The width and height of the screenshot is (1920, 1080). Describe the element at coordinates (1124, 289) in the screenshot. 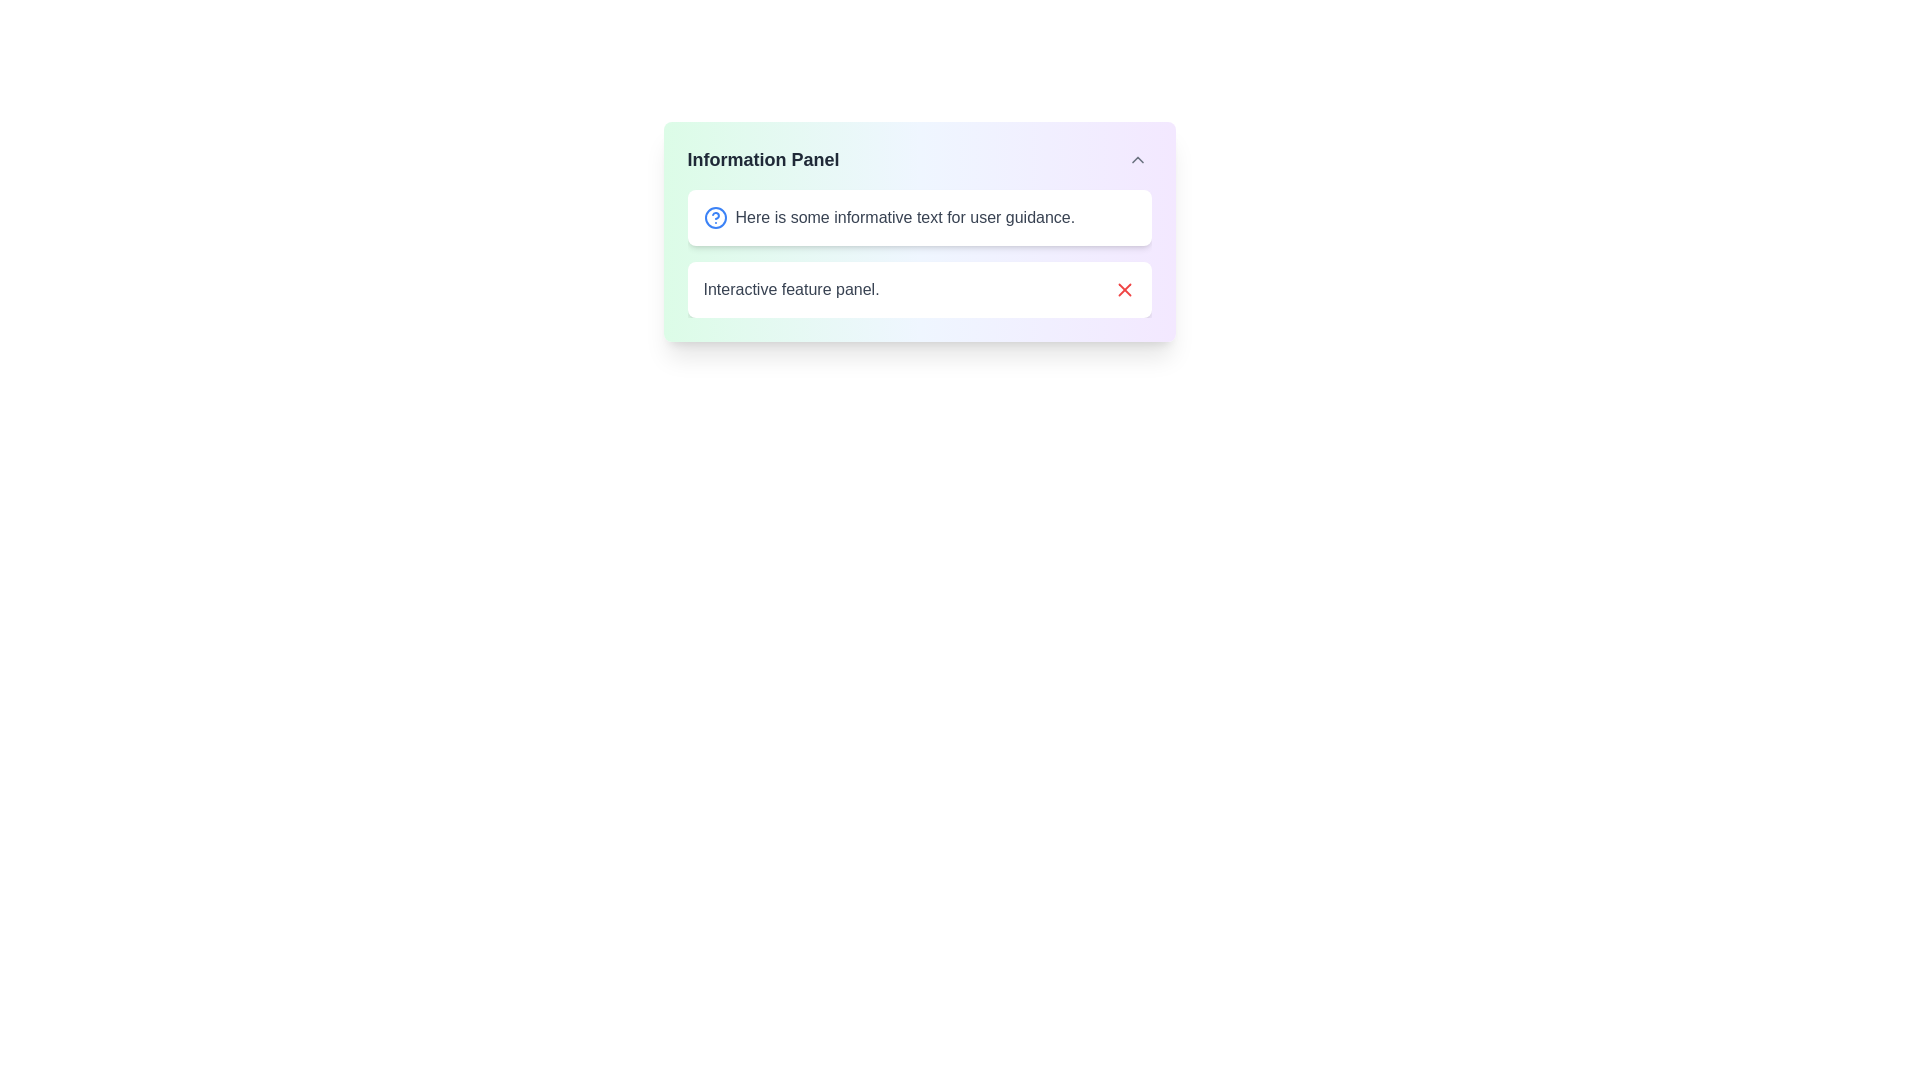

I see `the close/cancel icon button located to the right of the 'Interactive feature panel' text label` at that location.